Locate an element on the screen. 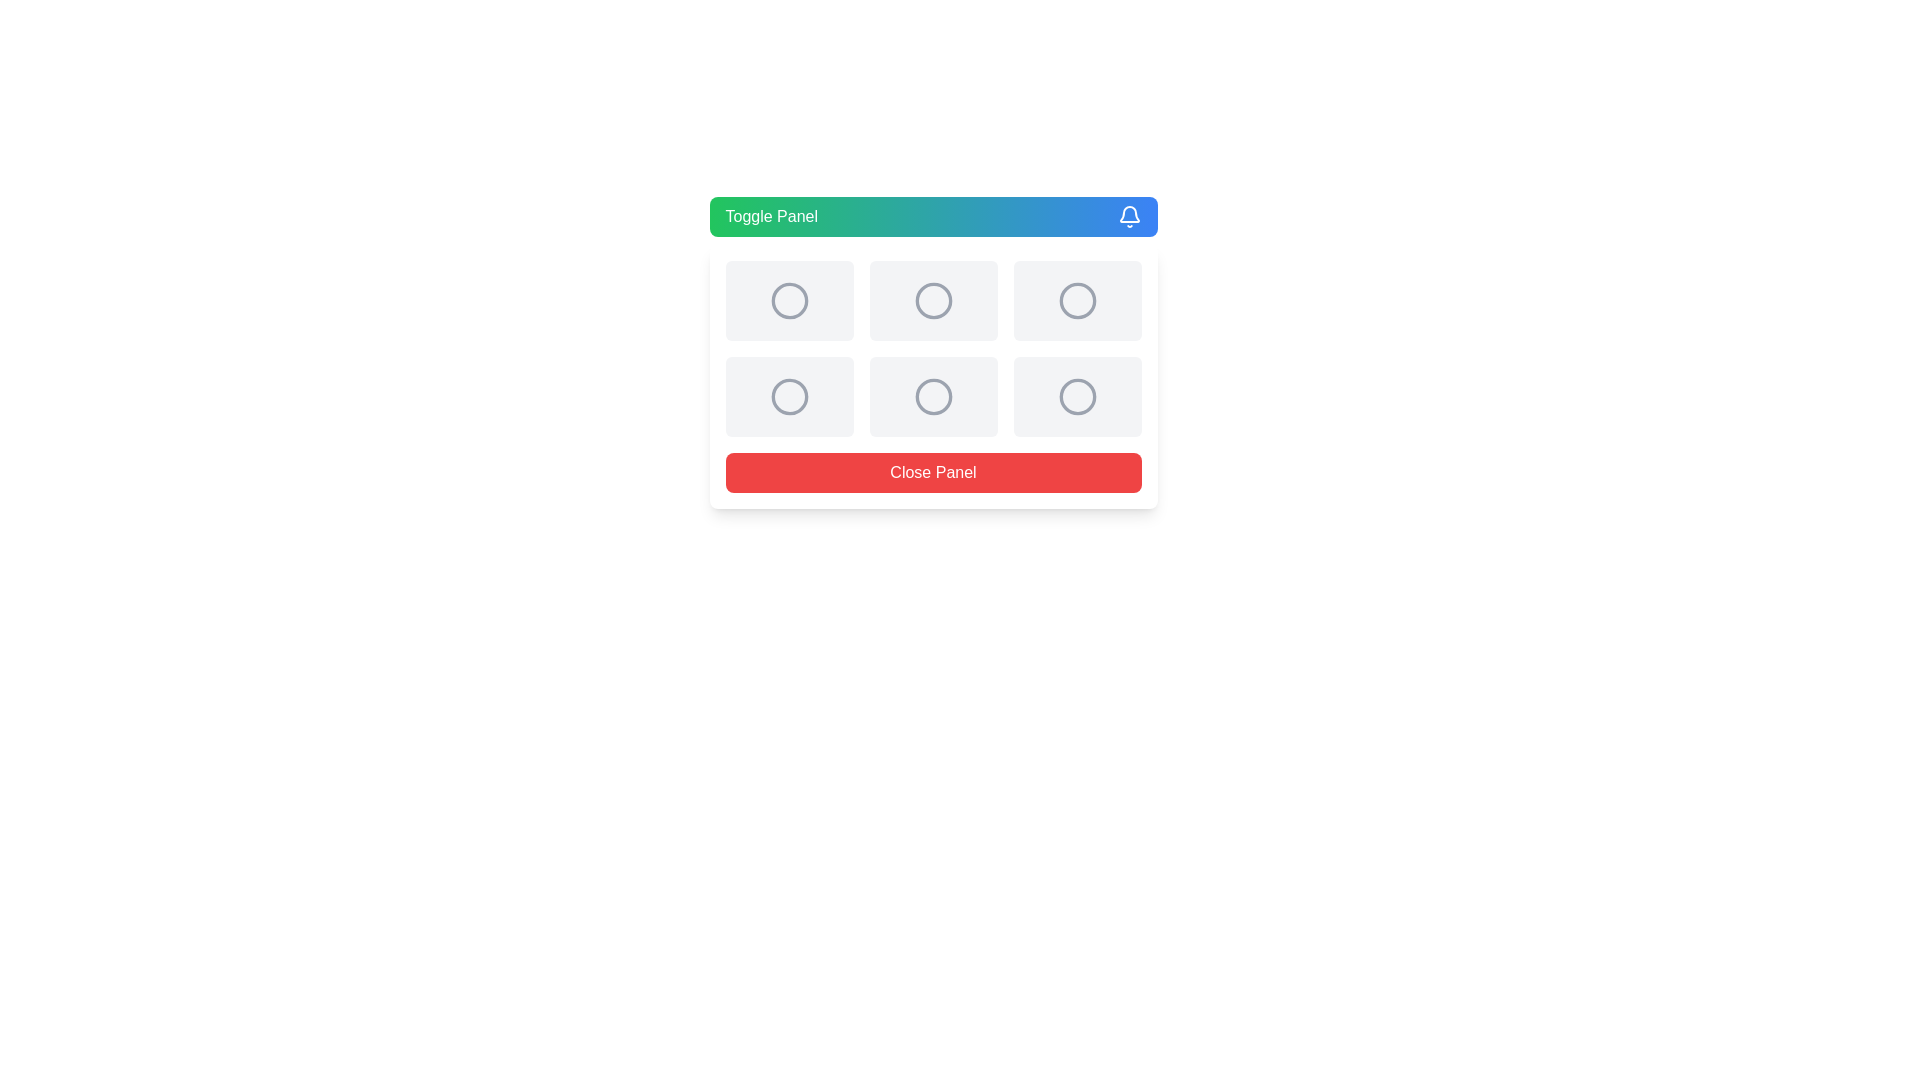 This screenshot has height=1080, width=1920. the notification icon located in the top header bar, adjacent to 'Toggle Panel' is located at coordinates (1129, 216).